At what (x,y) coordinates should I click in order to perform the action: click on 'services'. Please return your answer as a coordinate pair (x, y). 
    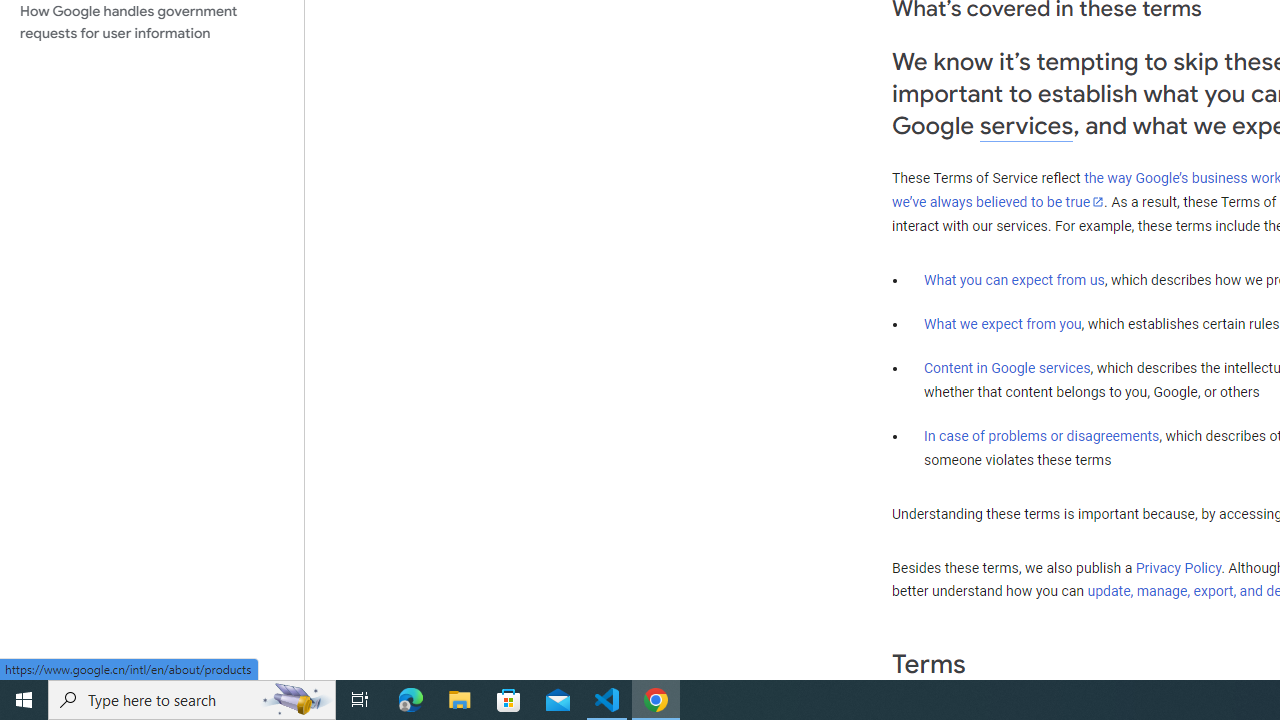
    Looking at the image, I should click on (1026, 125).